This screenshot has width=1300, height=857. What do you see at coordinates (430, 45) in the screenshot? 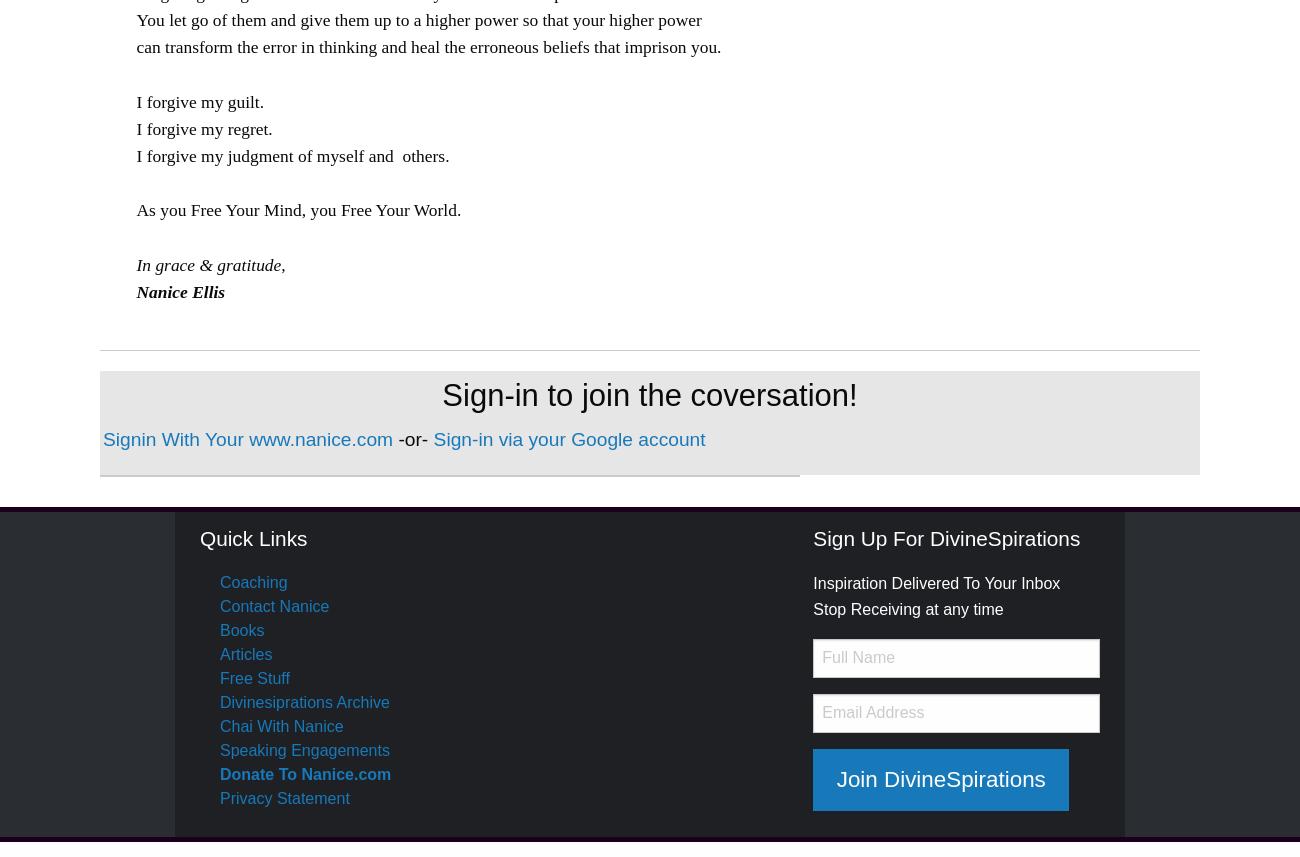
I see `'can transform the error in thinking and heal the erroneous beliefs that imprison you.'` at bounding box center [430, 45].